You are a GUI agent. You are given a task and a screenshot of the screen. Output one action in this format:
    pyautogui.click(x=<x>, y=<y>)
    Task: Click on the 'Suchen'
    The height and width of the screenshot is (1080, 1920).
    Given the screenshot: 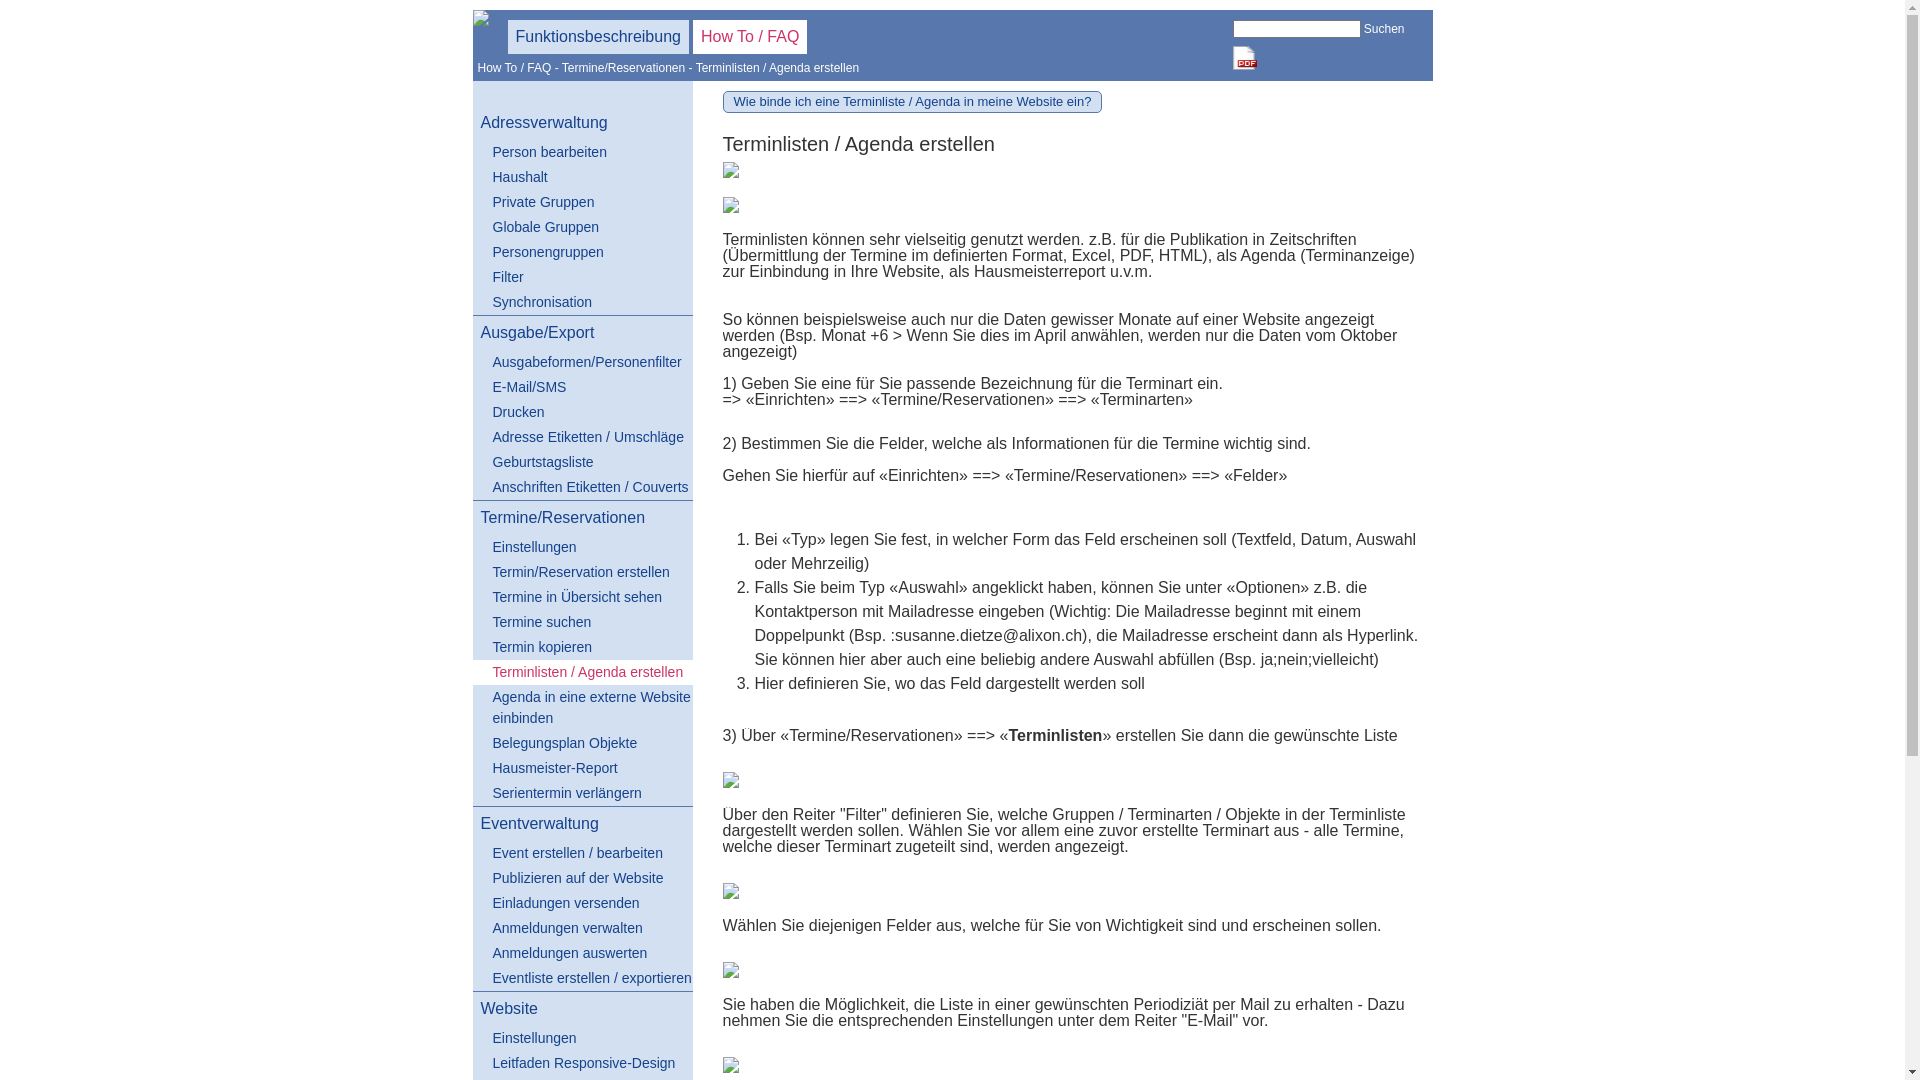 What is the action you would take?
    pyautogui.click(x=1383, y=29)
    